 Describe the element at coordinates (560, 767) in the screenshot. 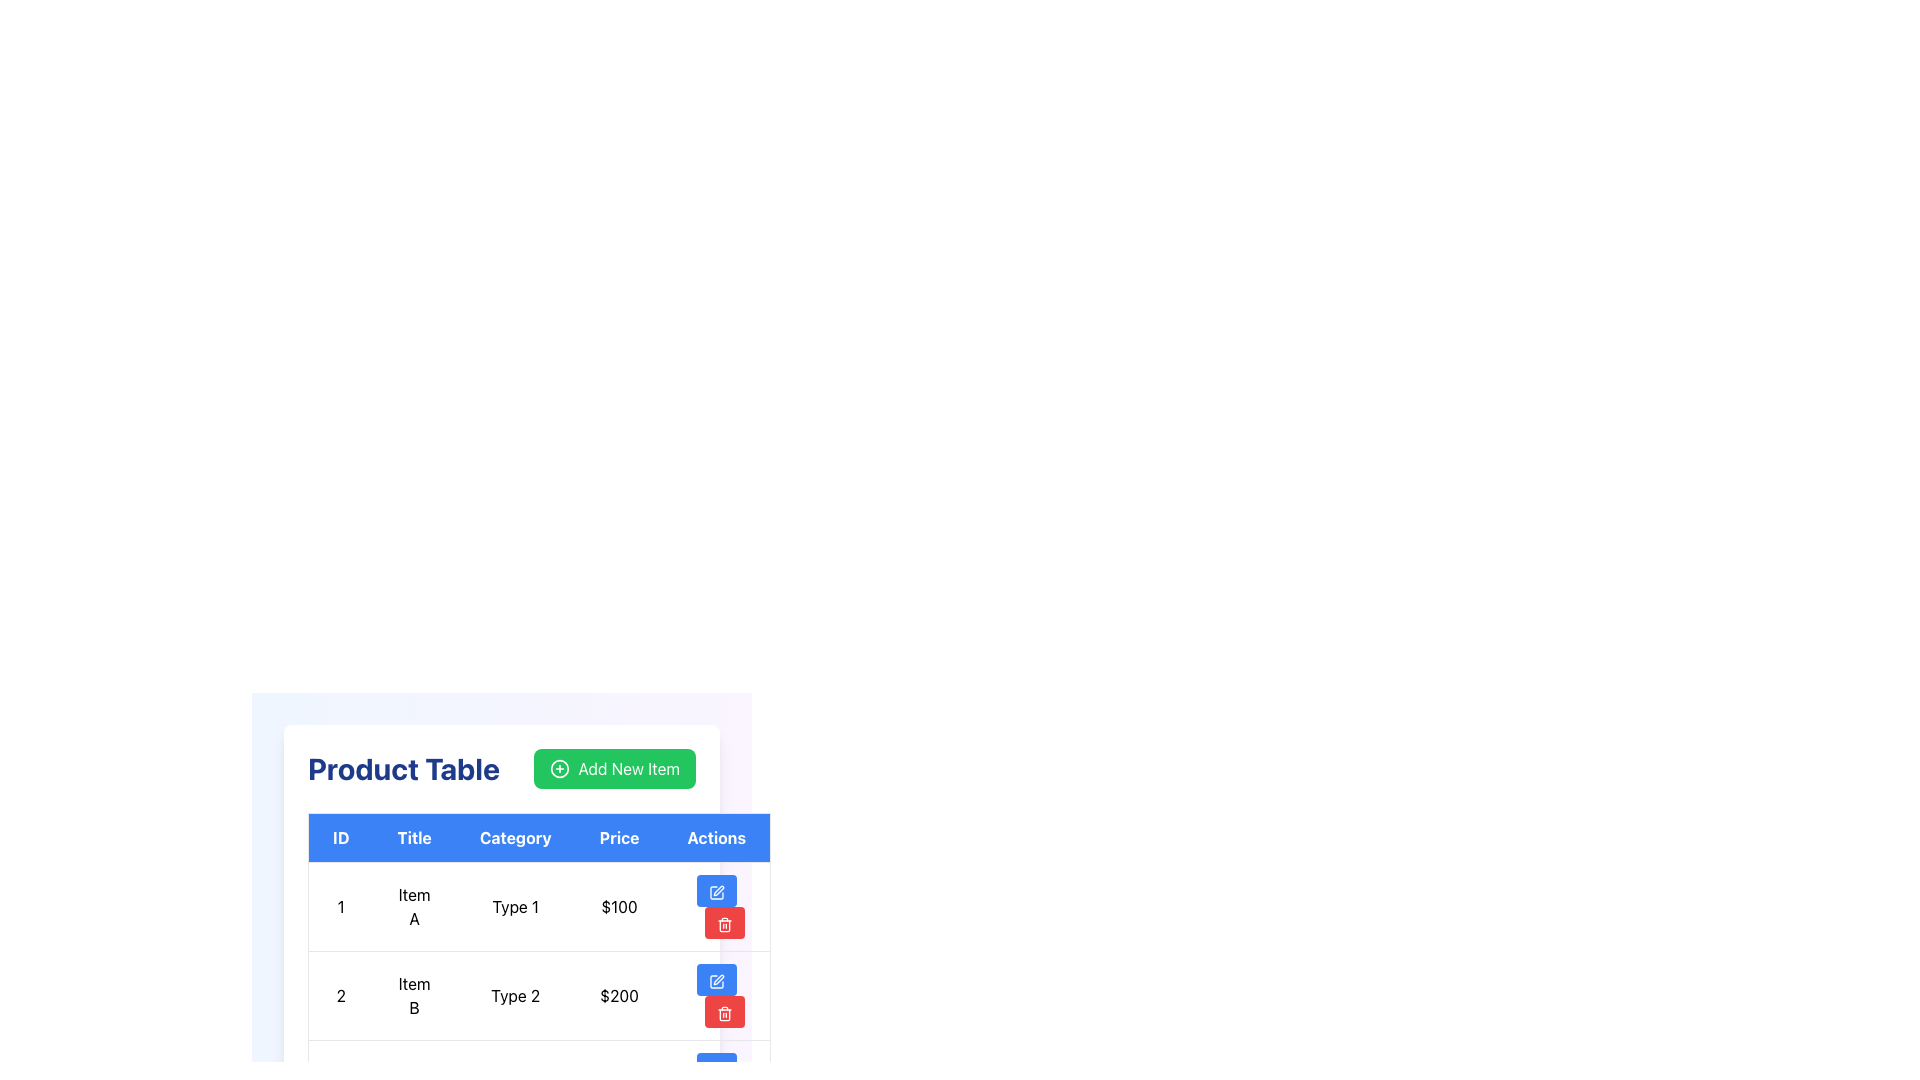

I see `the icon within the 'Add New Item' button, located at the top-right corner of the product table section` at that location.